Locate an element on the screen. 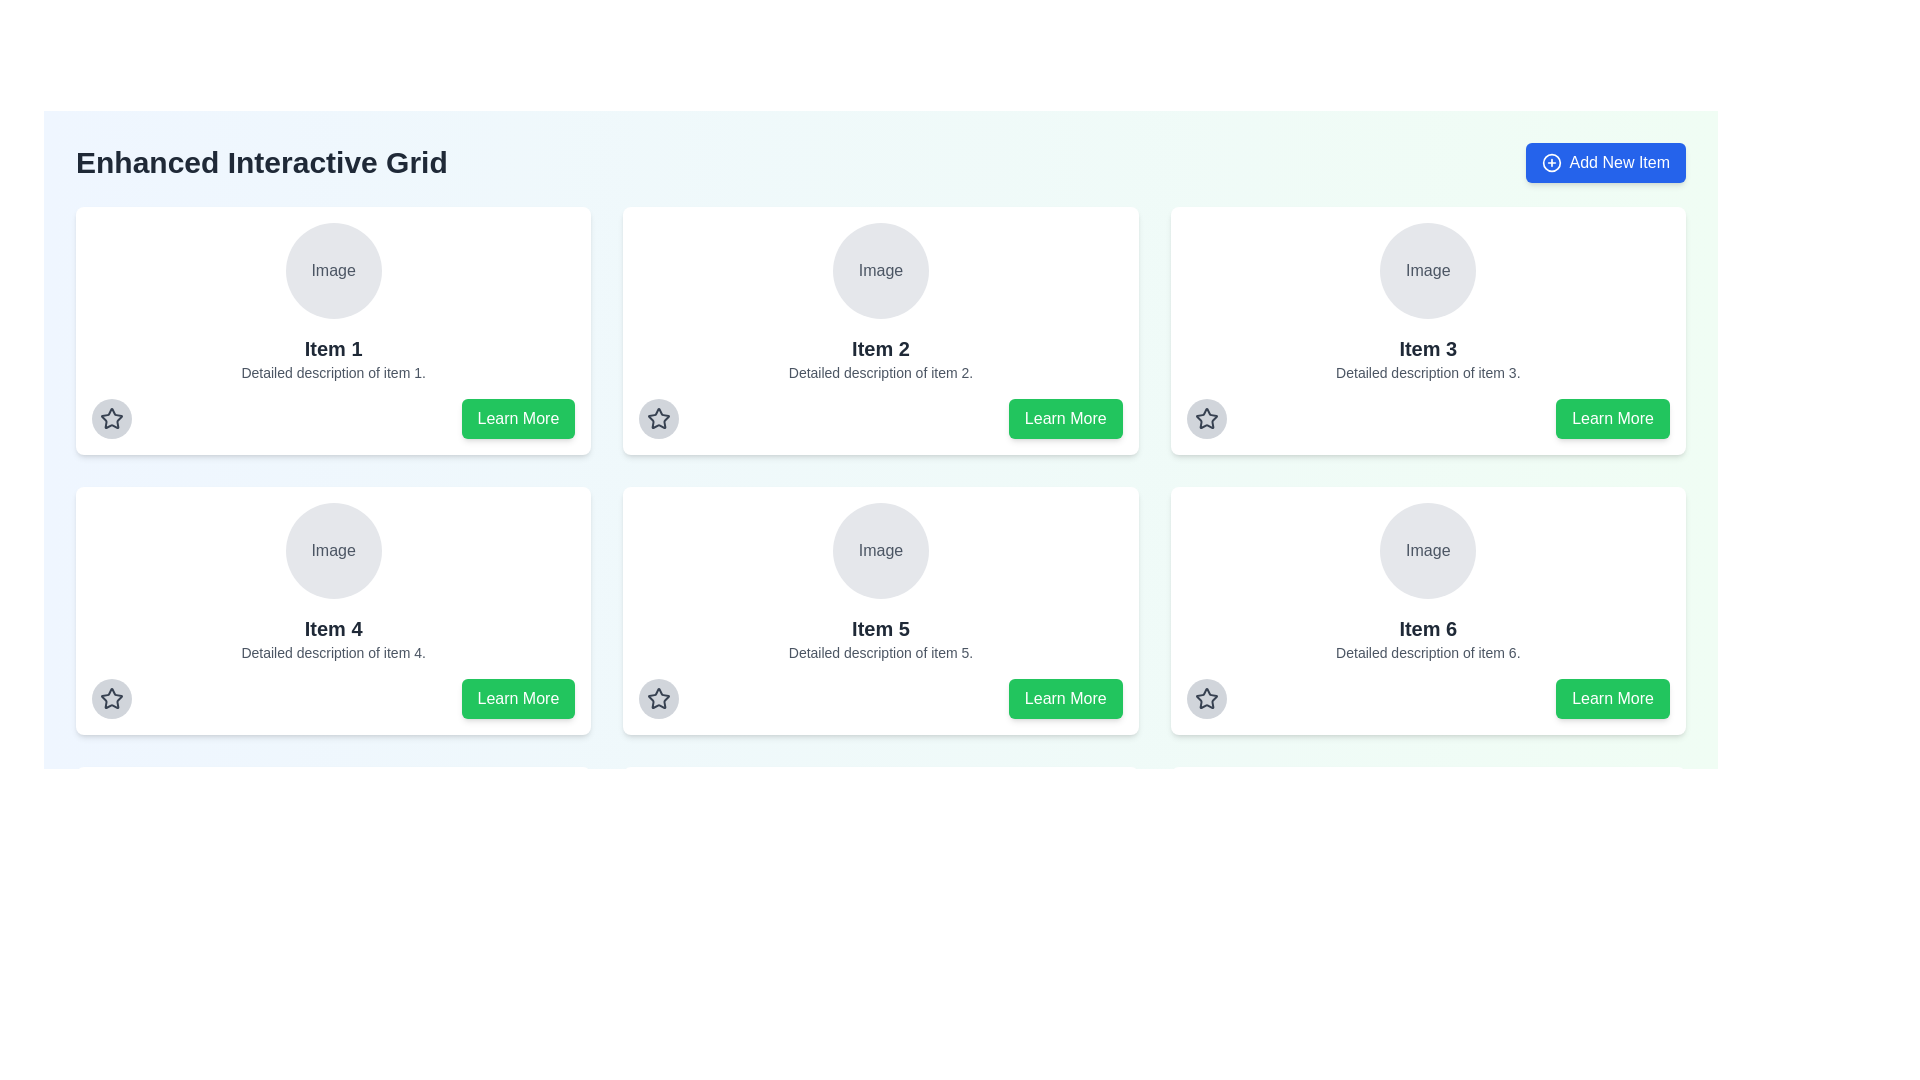  the card interface located in the first row and third column of the grid layout is located at coordinates (1427, 330).